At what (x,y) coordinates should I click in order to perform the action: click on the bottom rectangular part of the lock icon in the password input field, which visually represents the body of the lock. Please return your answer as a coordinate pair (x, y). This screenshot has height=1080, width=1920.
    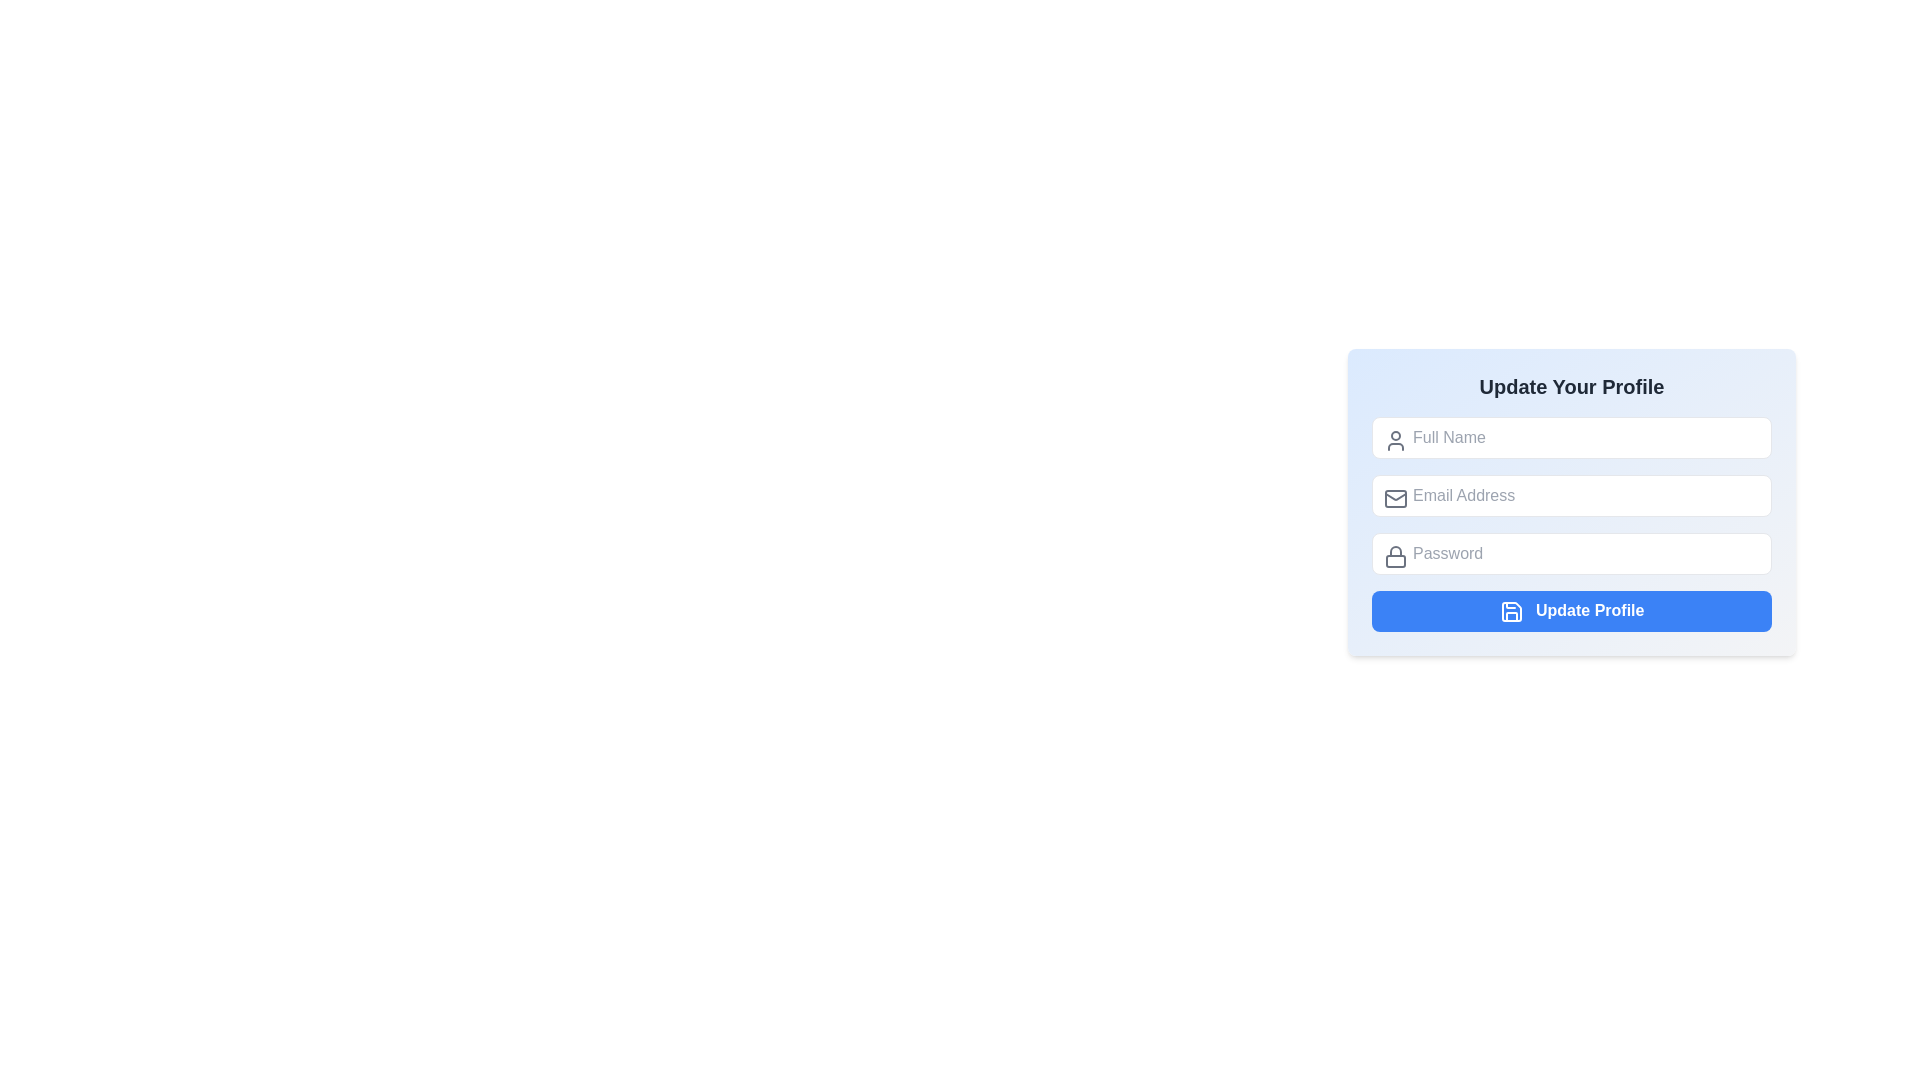
    Looking at the image, I should click on (1395, 561).